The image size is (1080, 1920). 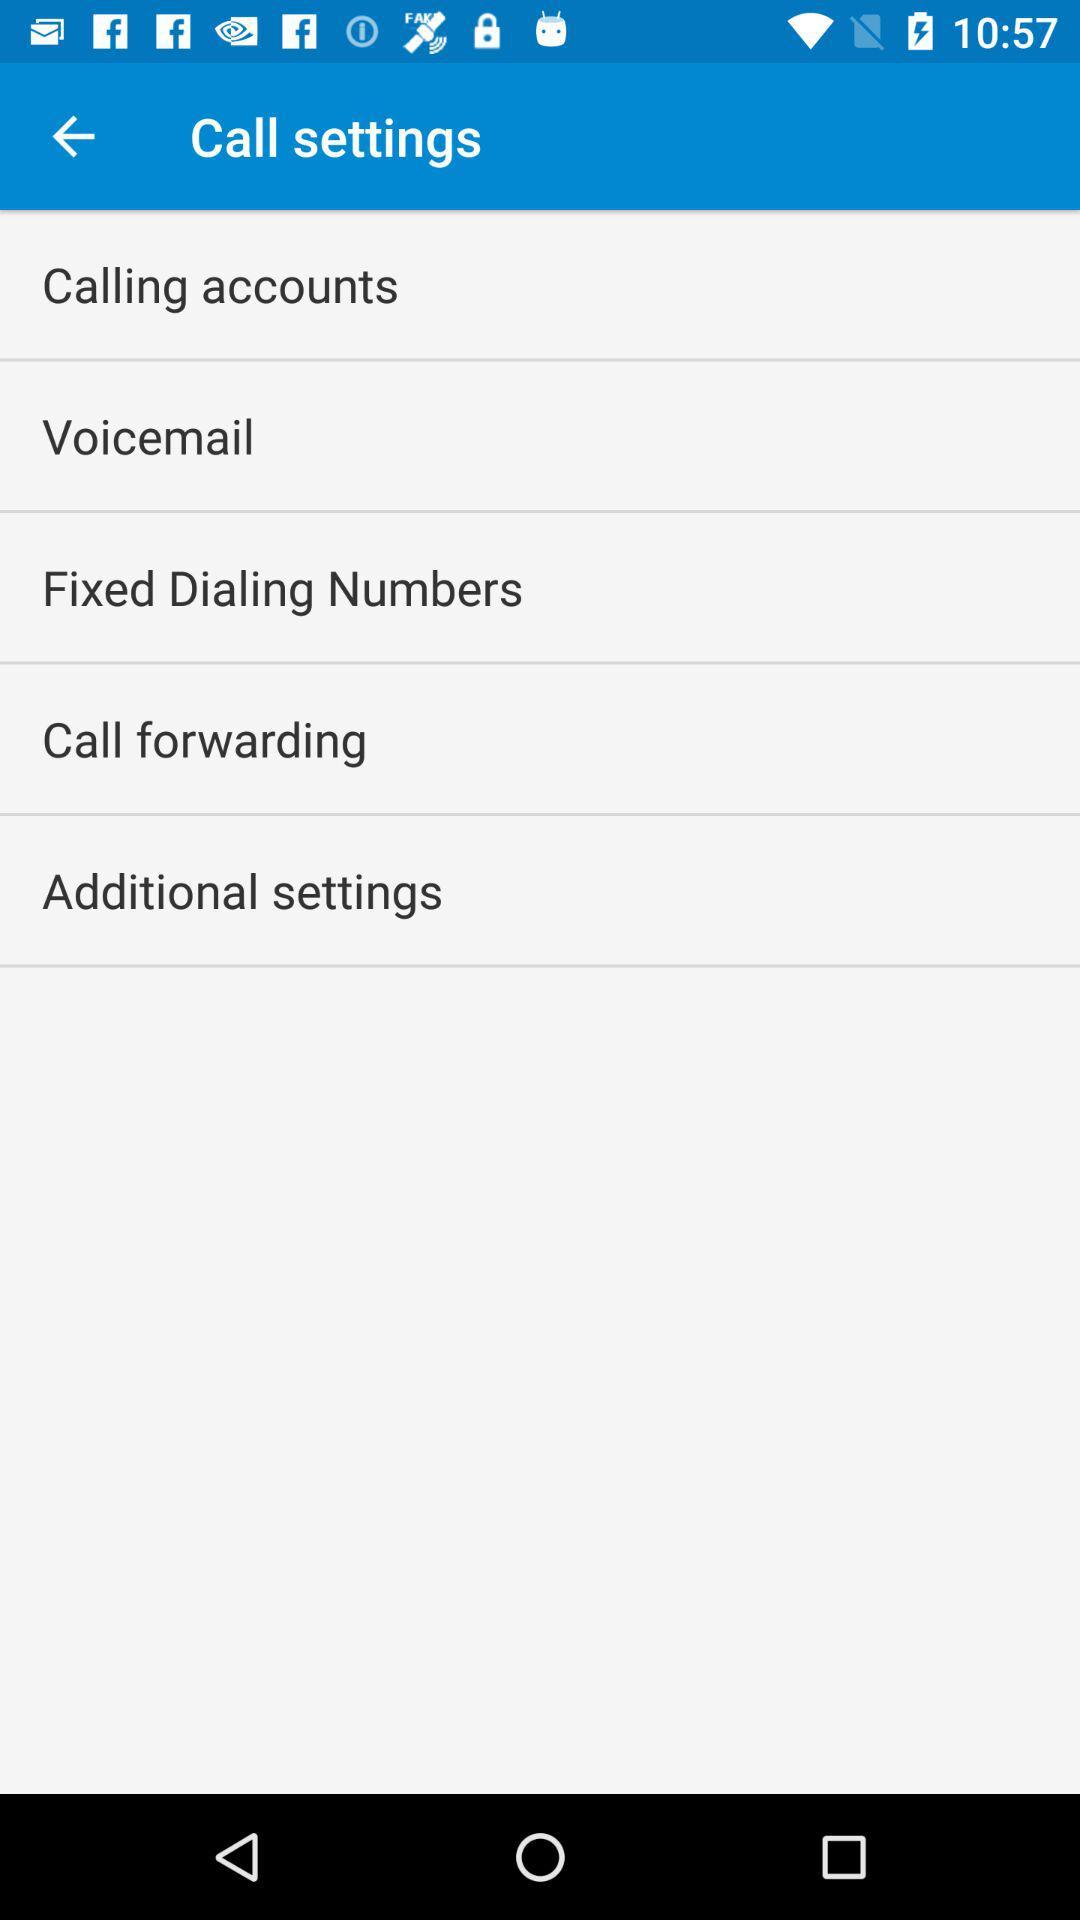 What do you see at coordinates (147, 434) in the screenshot?
I see `voicemail` at bounding box center [147, 434].